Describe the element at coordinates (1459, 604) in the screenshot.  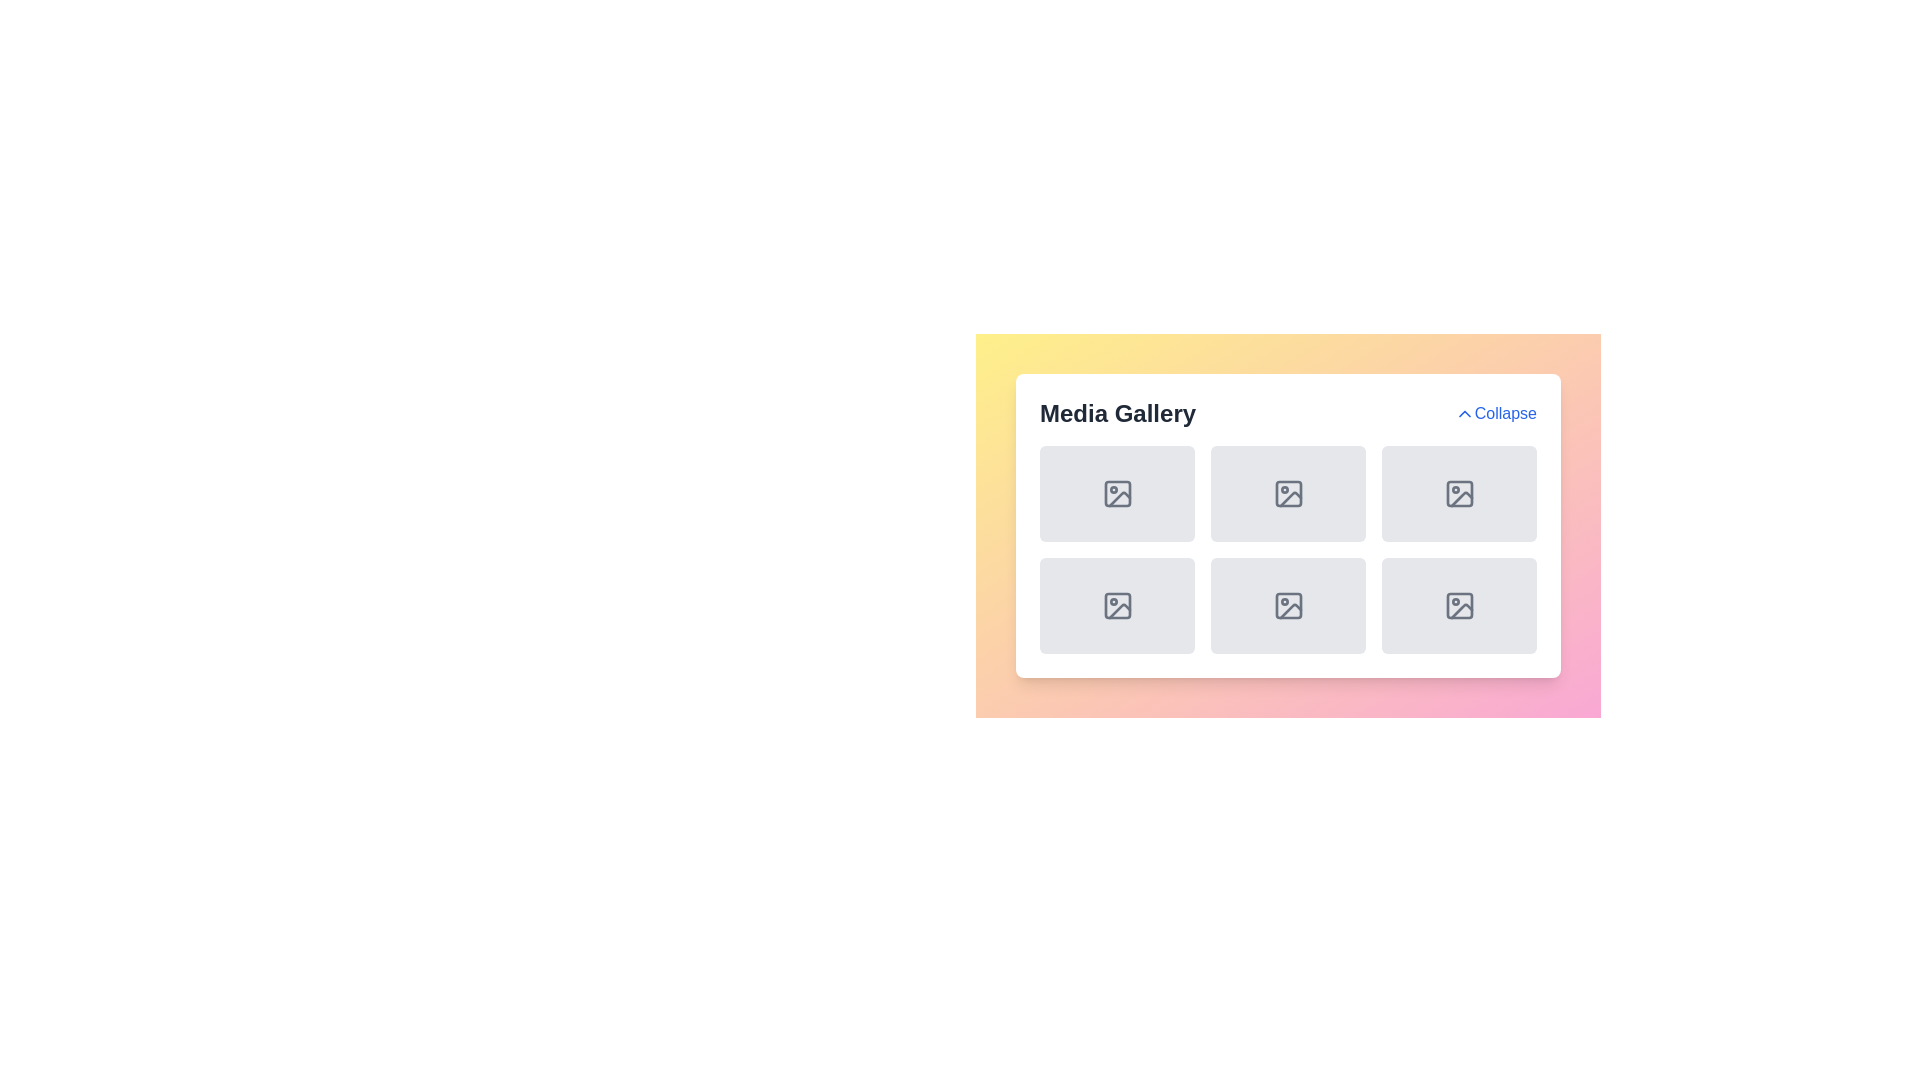
I see `the bottom-right icon in the media gallery section, which represents an image placeholder or thumbnail` at that location.